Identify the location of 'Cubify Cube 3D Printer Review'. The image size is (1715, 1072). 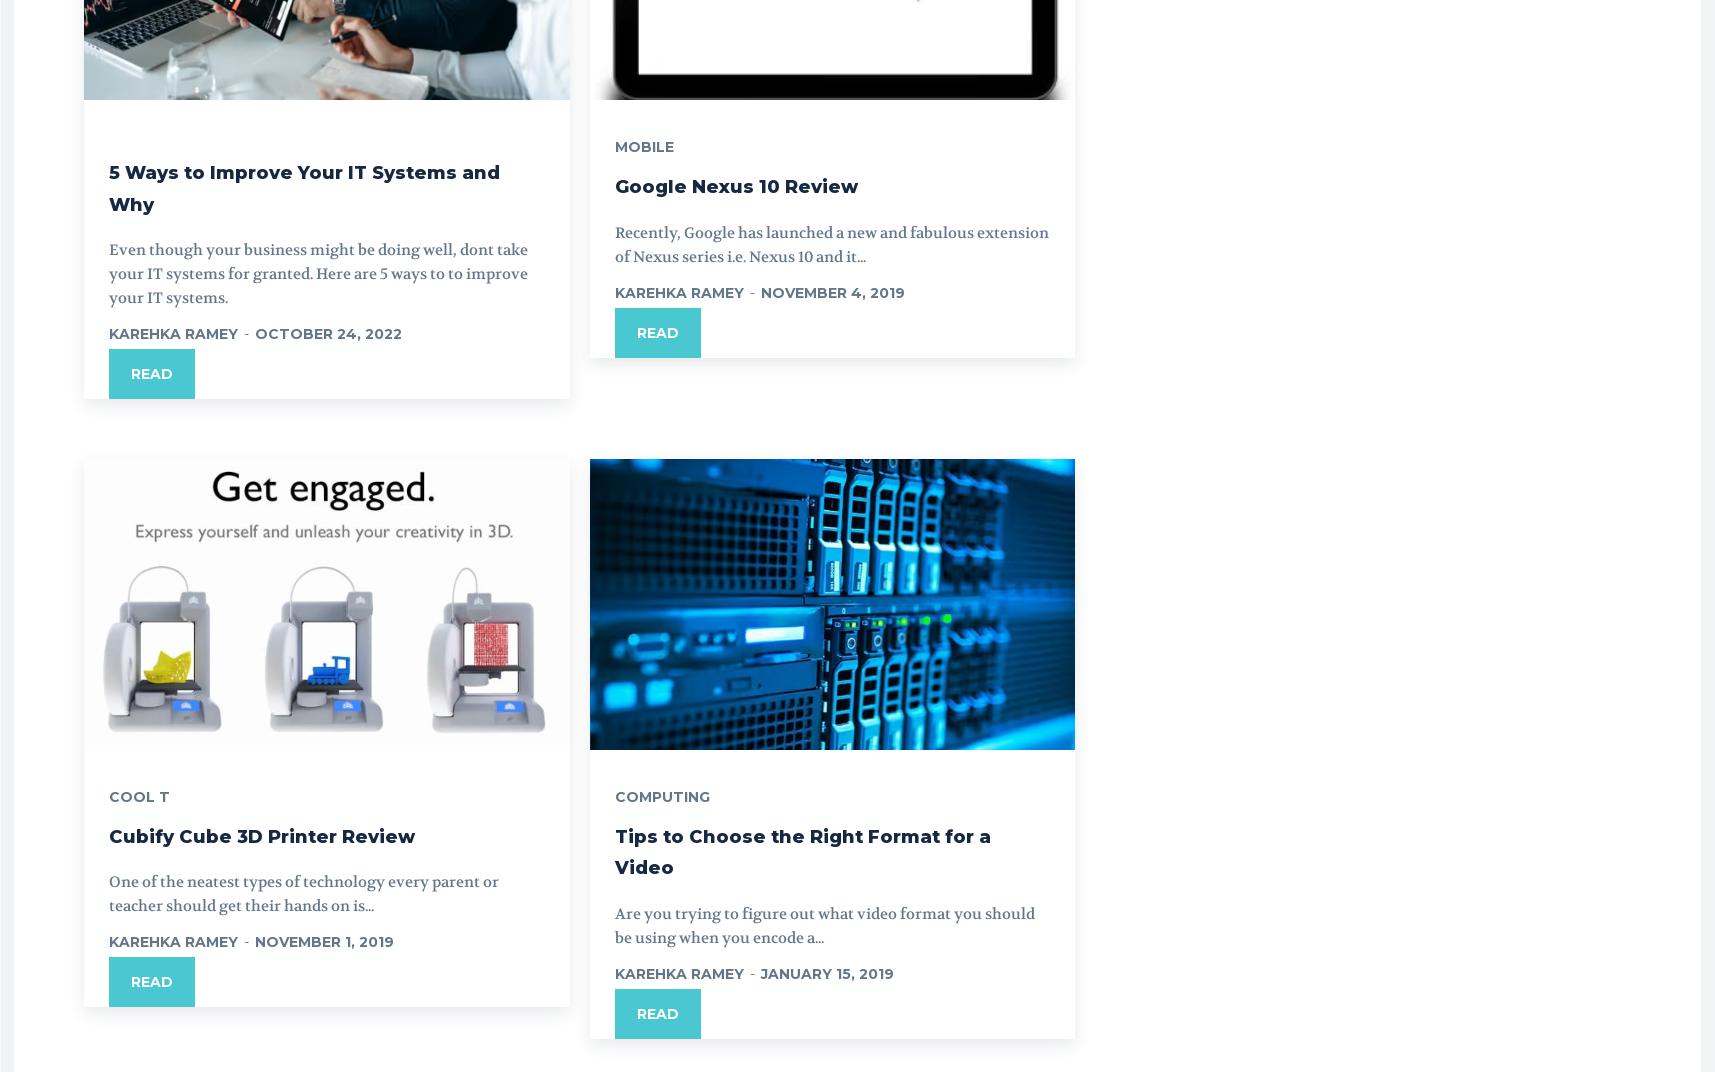
(307, 833).